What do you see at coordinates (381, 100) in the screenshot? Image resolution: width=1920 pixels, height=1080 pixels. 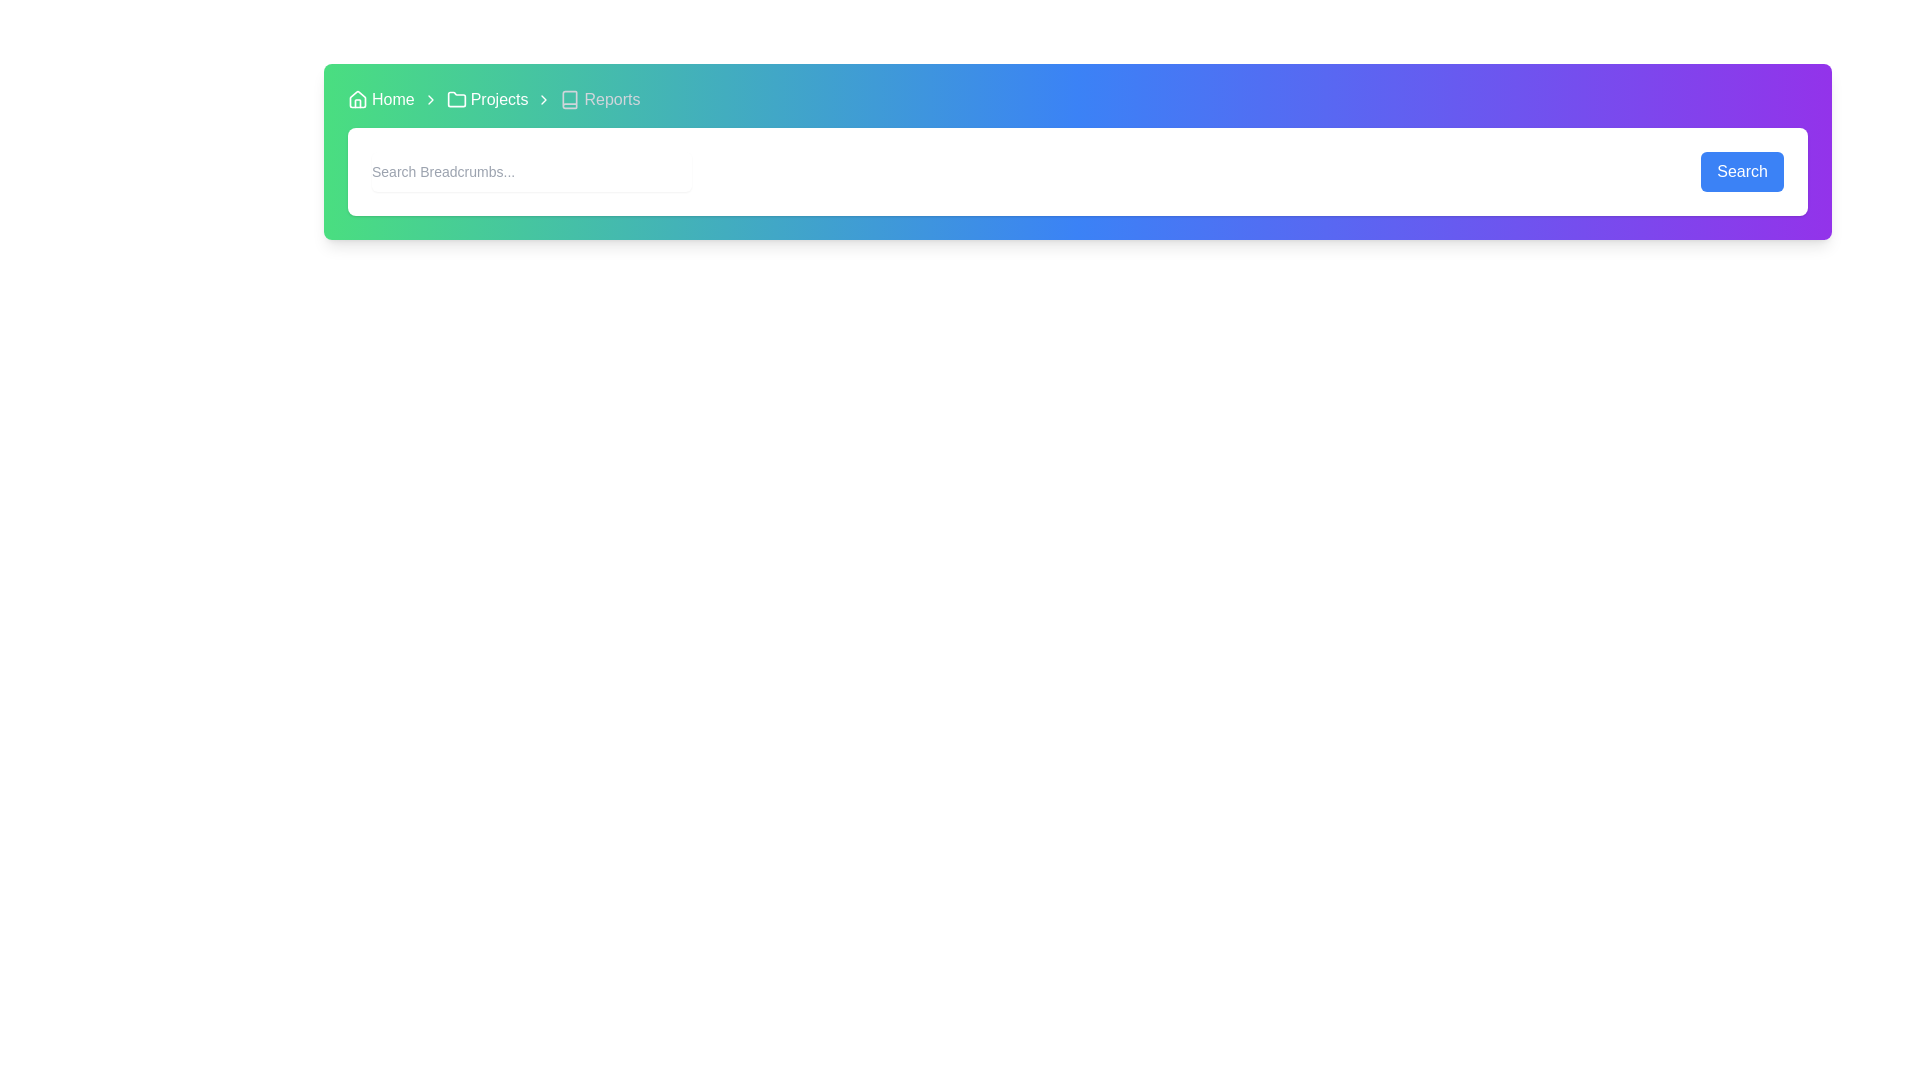 I see `the Navigation link with an icon and label located at the start of the breadcrumb sequence to trigger a visual effect` at bounding box center [381, 100].